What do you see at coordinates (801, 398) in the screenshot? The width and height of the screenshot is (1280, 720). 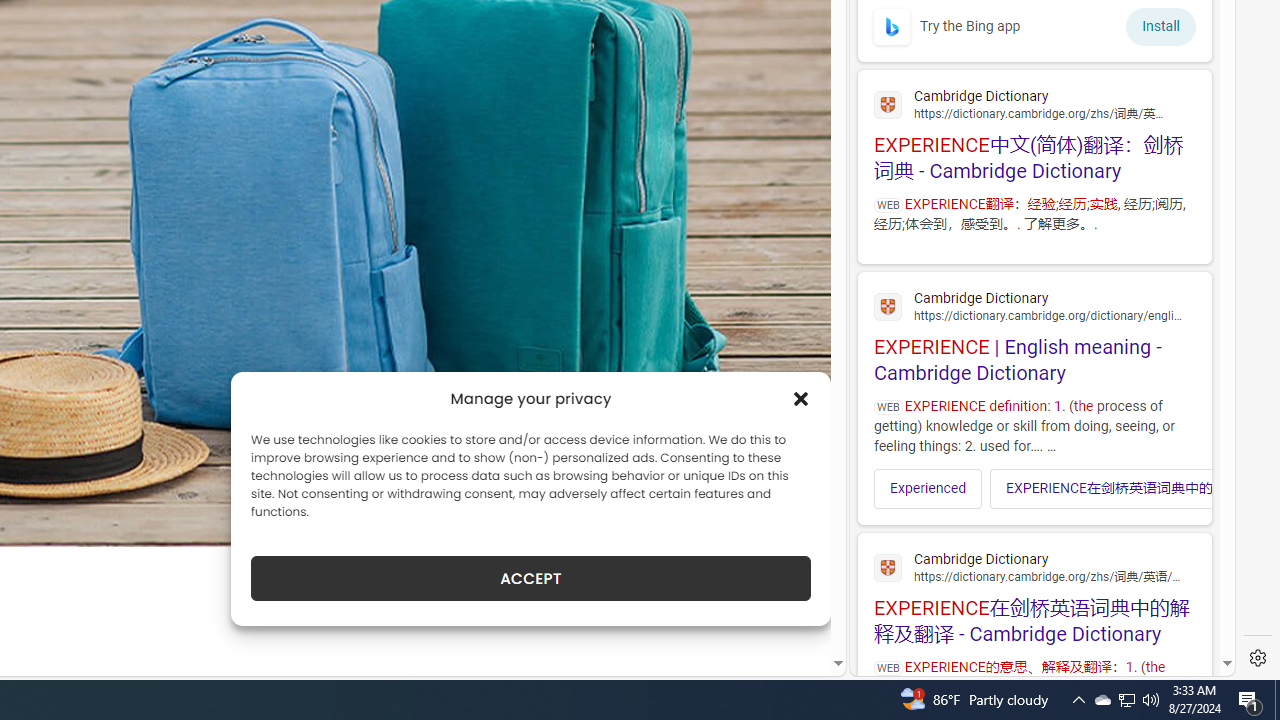 I see `'Class: cmplz-close'` at bounding box center [801, 398].